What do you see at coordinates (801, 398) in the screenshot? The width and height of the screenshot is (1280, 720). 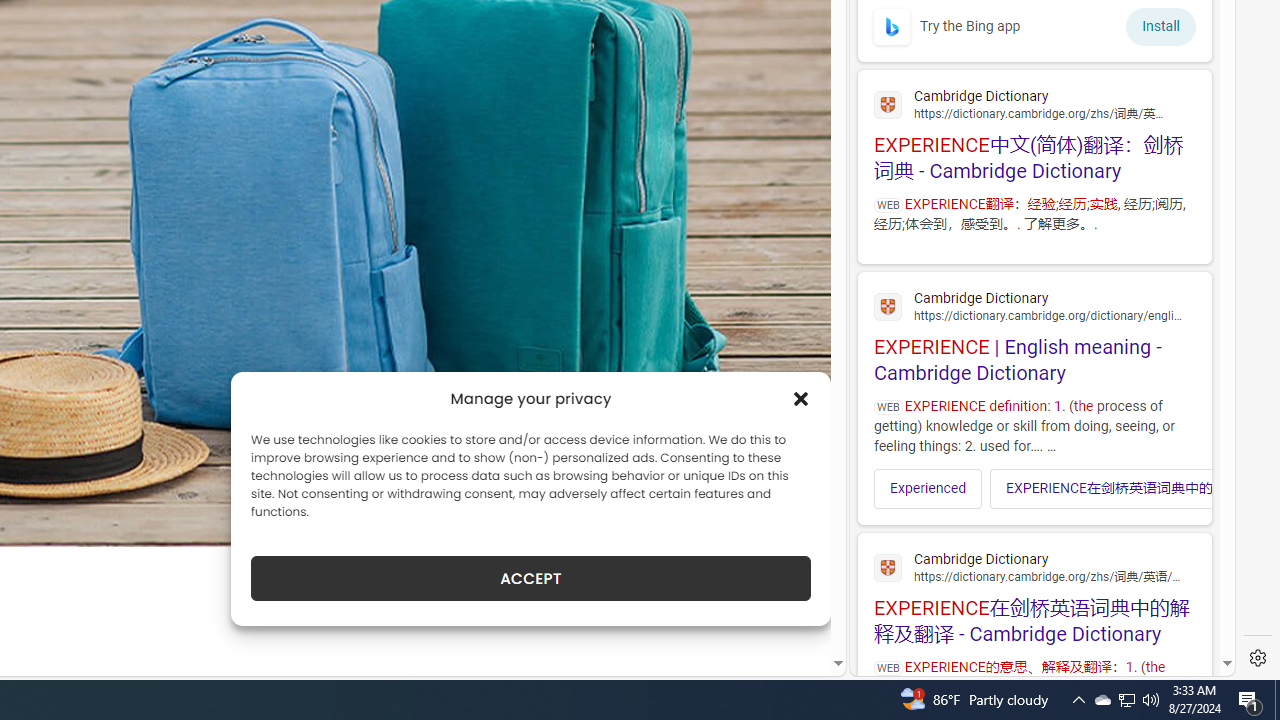 I see `'Class: cmplz-close'` at bounding box center [801, 398].